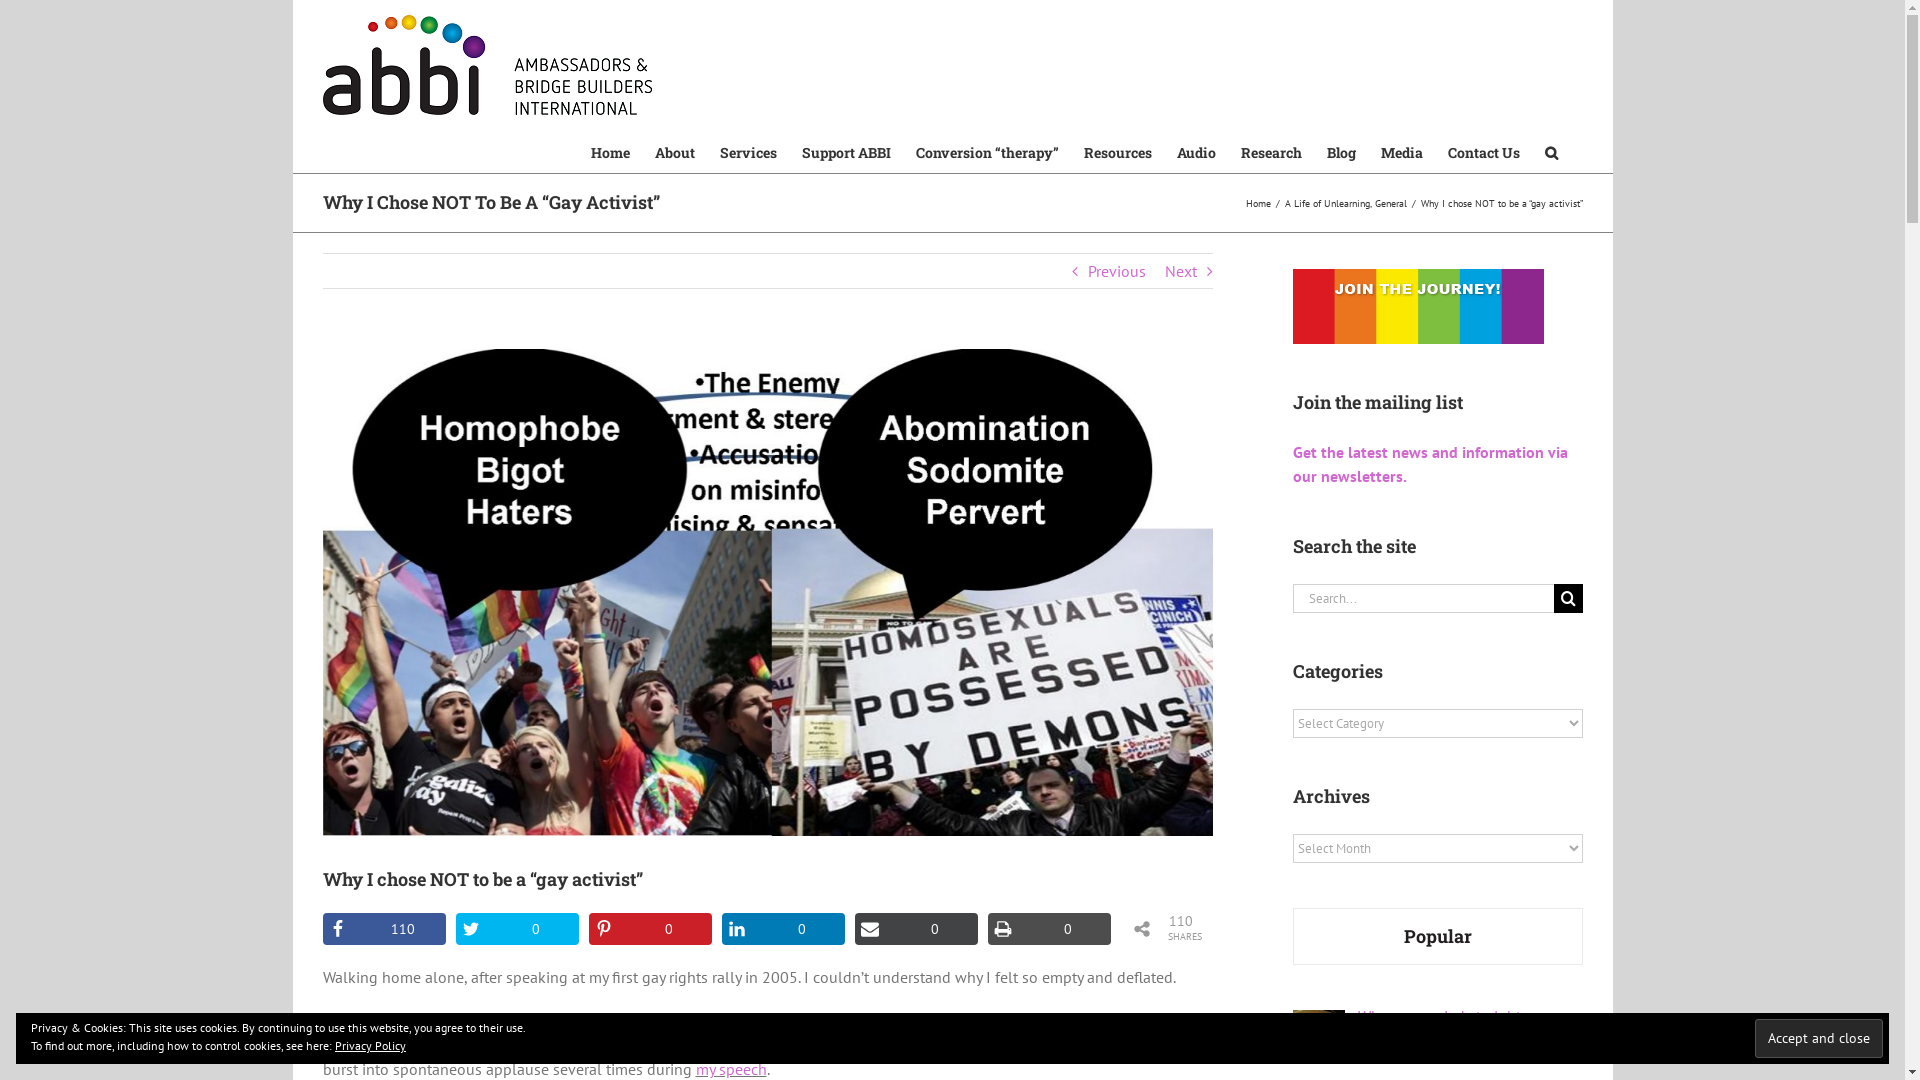 The image size is (1920, 1080). What do you see at coordinates (1358, 1026) in the screenshot?
I see `'When a married straight man falls in love with another man'` at bounding box center [1358, 1026].